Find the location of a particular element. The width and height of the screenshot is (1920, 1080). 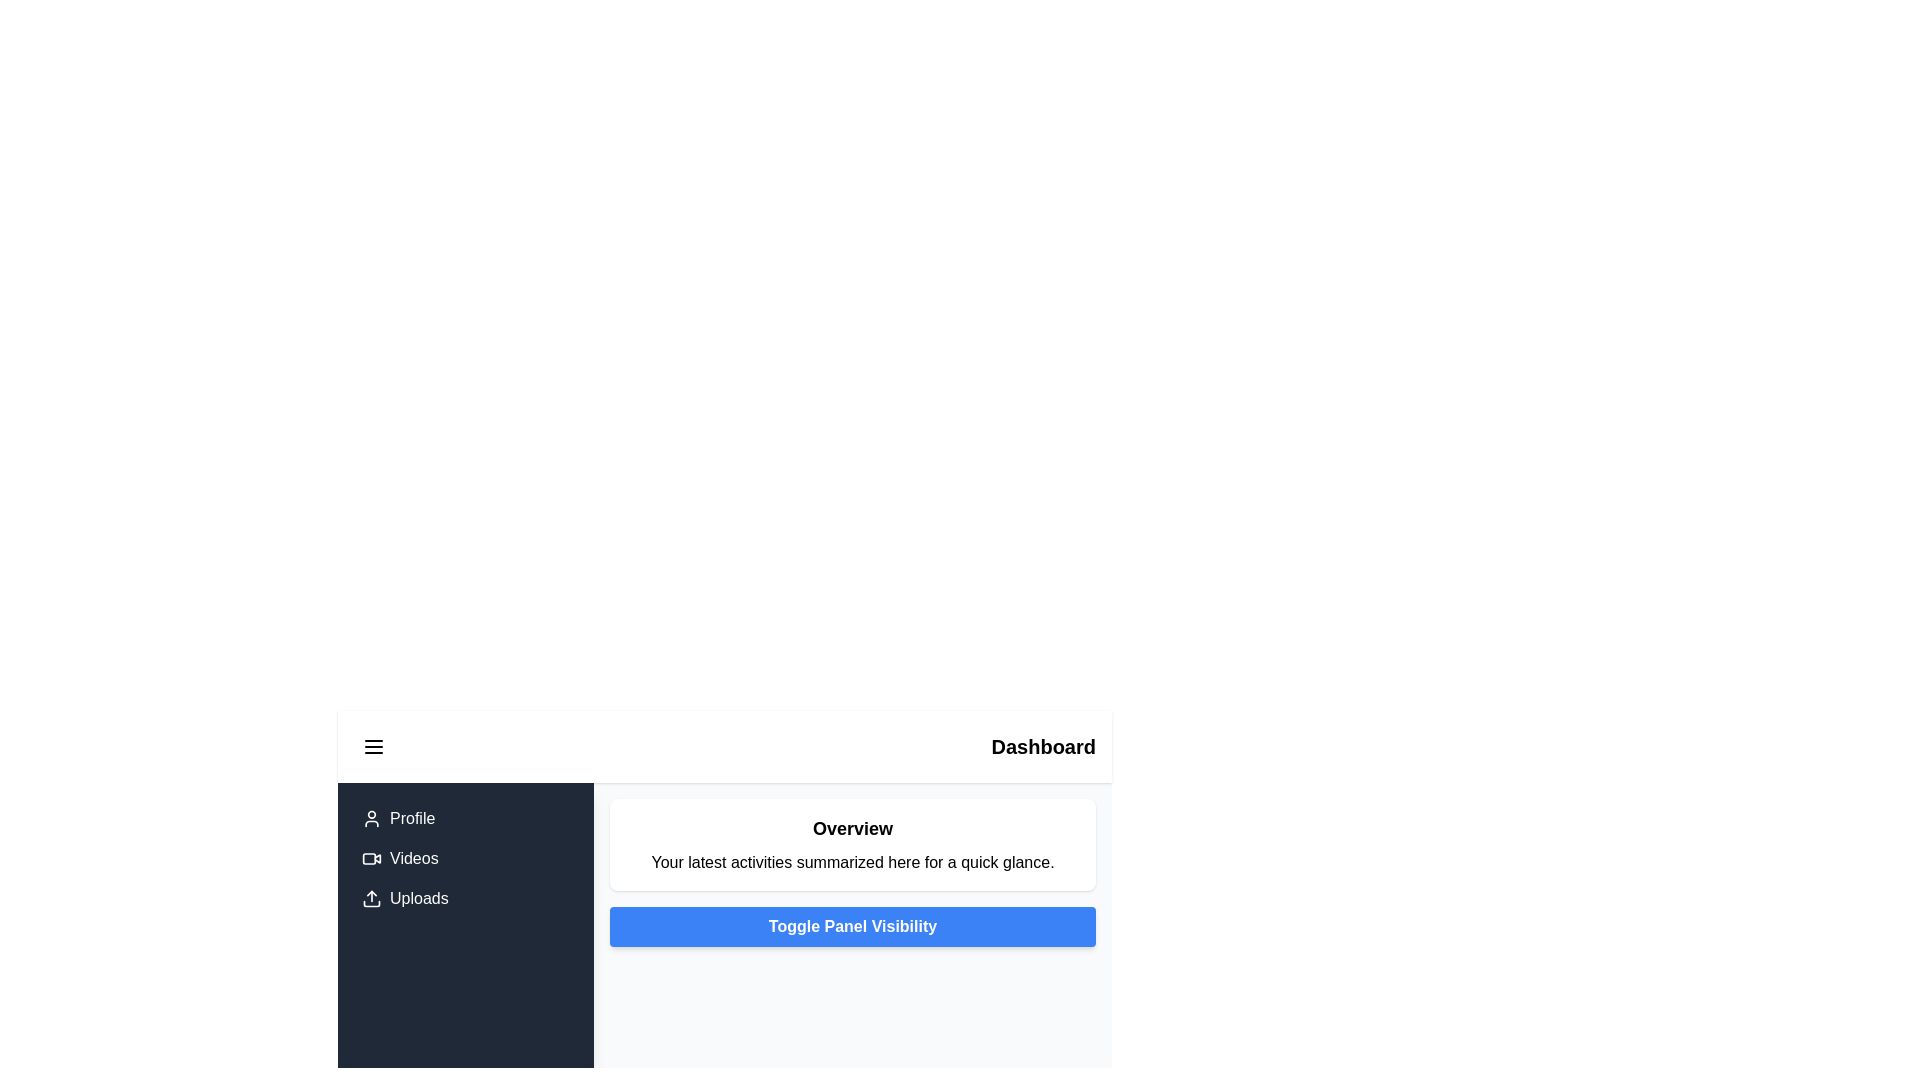

the hamburger icon button located at the top-left corner of the interface is located at coordinates (374, 747).